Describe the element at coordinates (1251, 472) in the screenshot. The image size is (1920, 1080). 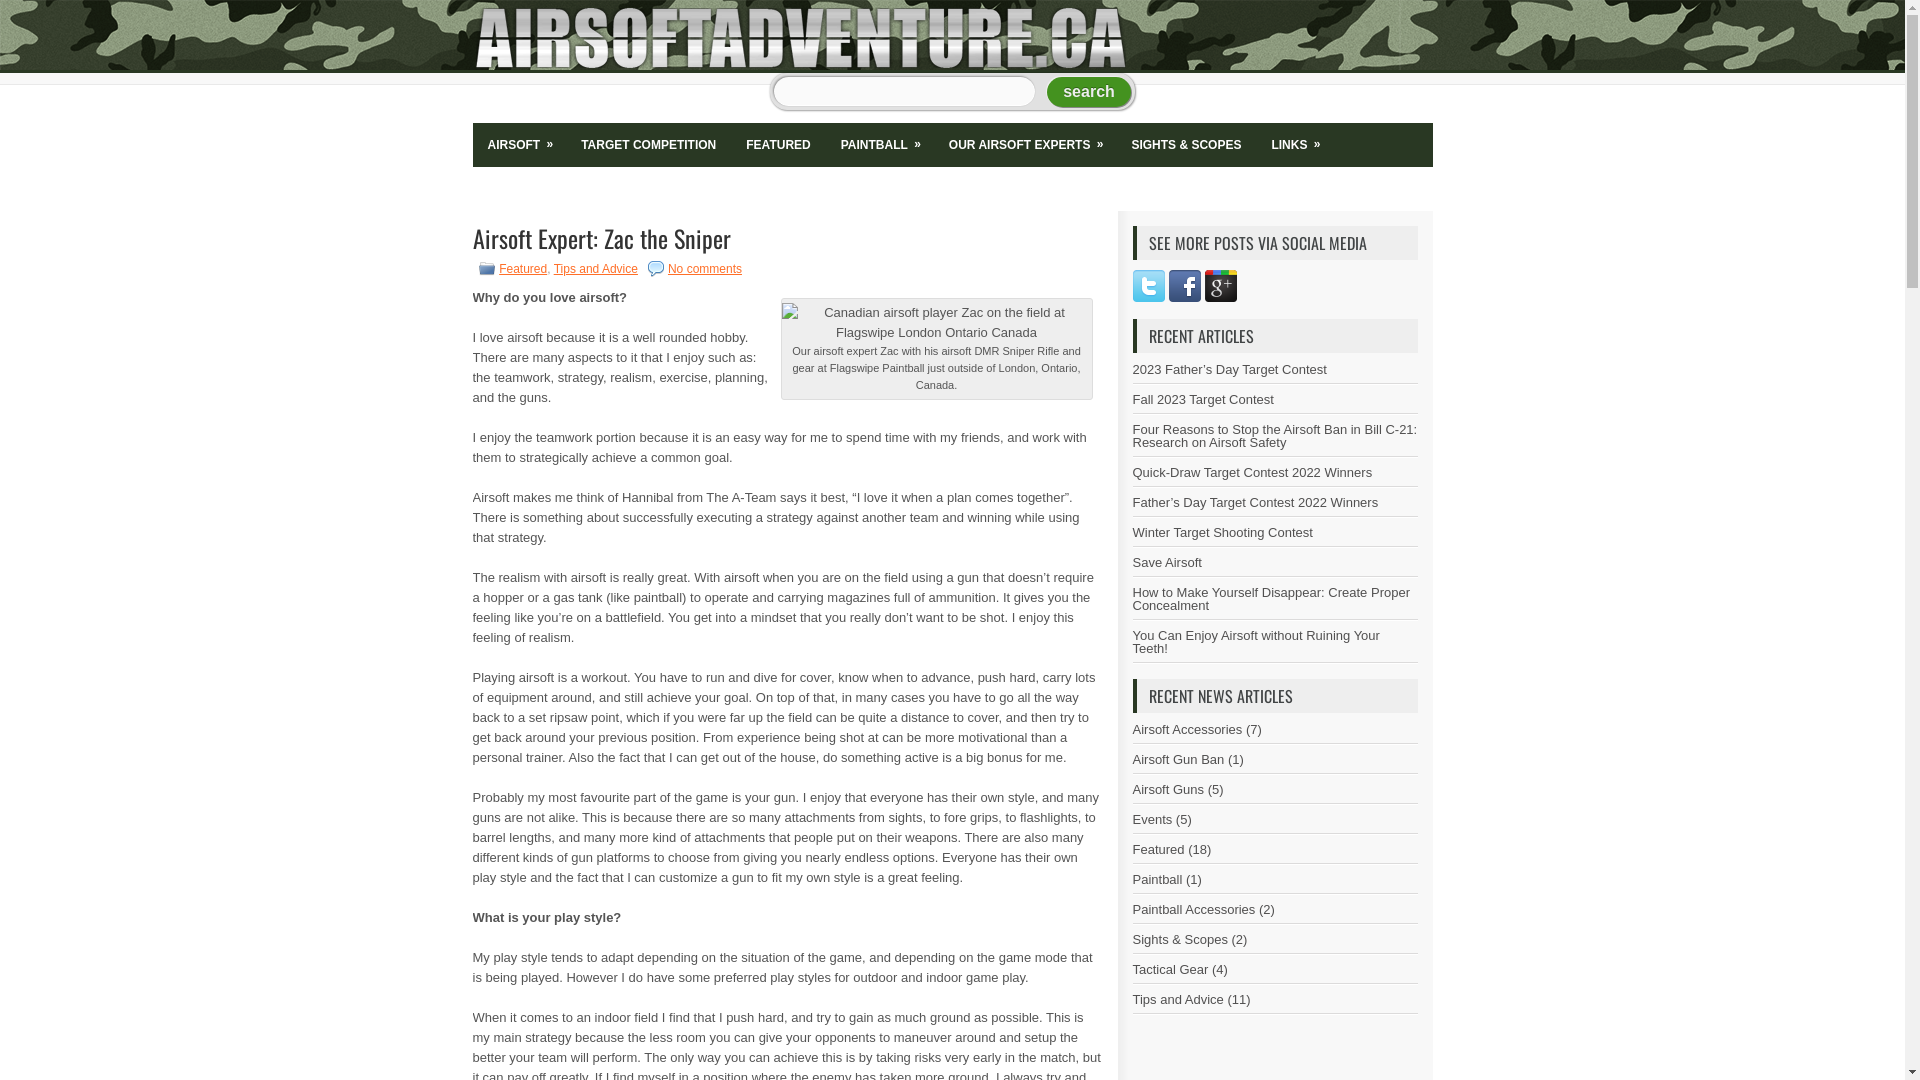
I see `'Quick-Draw Target Contest 2022 Winners'` at that location.